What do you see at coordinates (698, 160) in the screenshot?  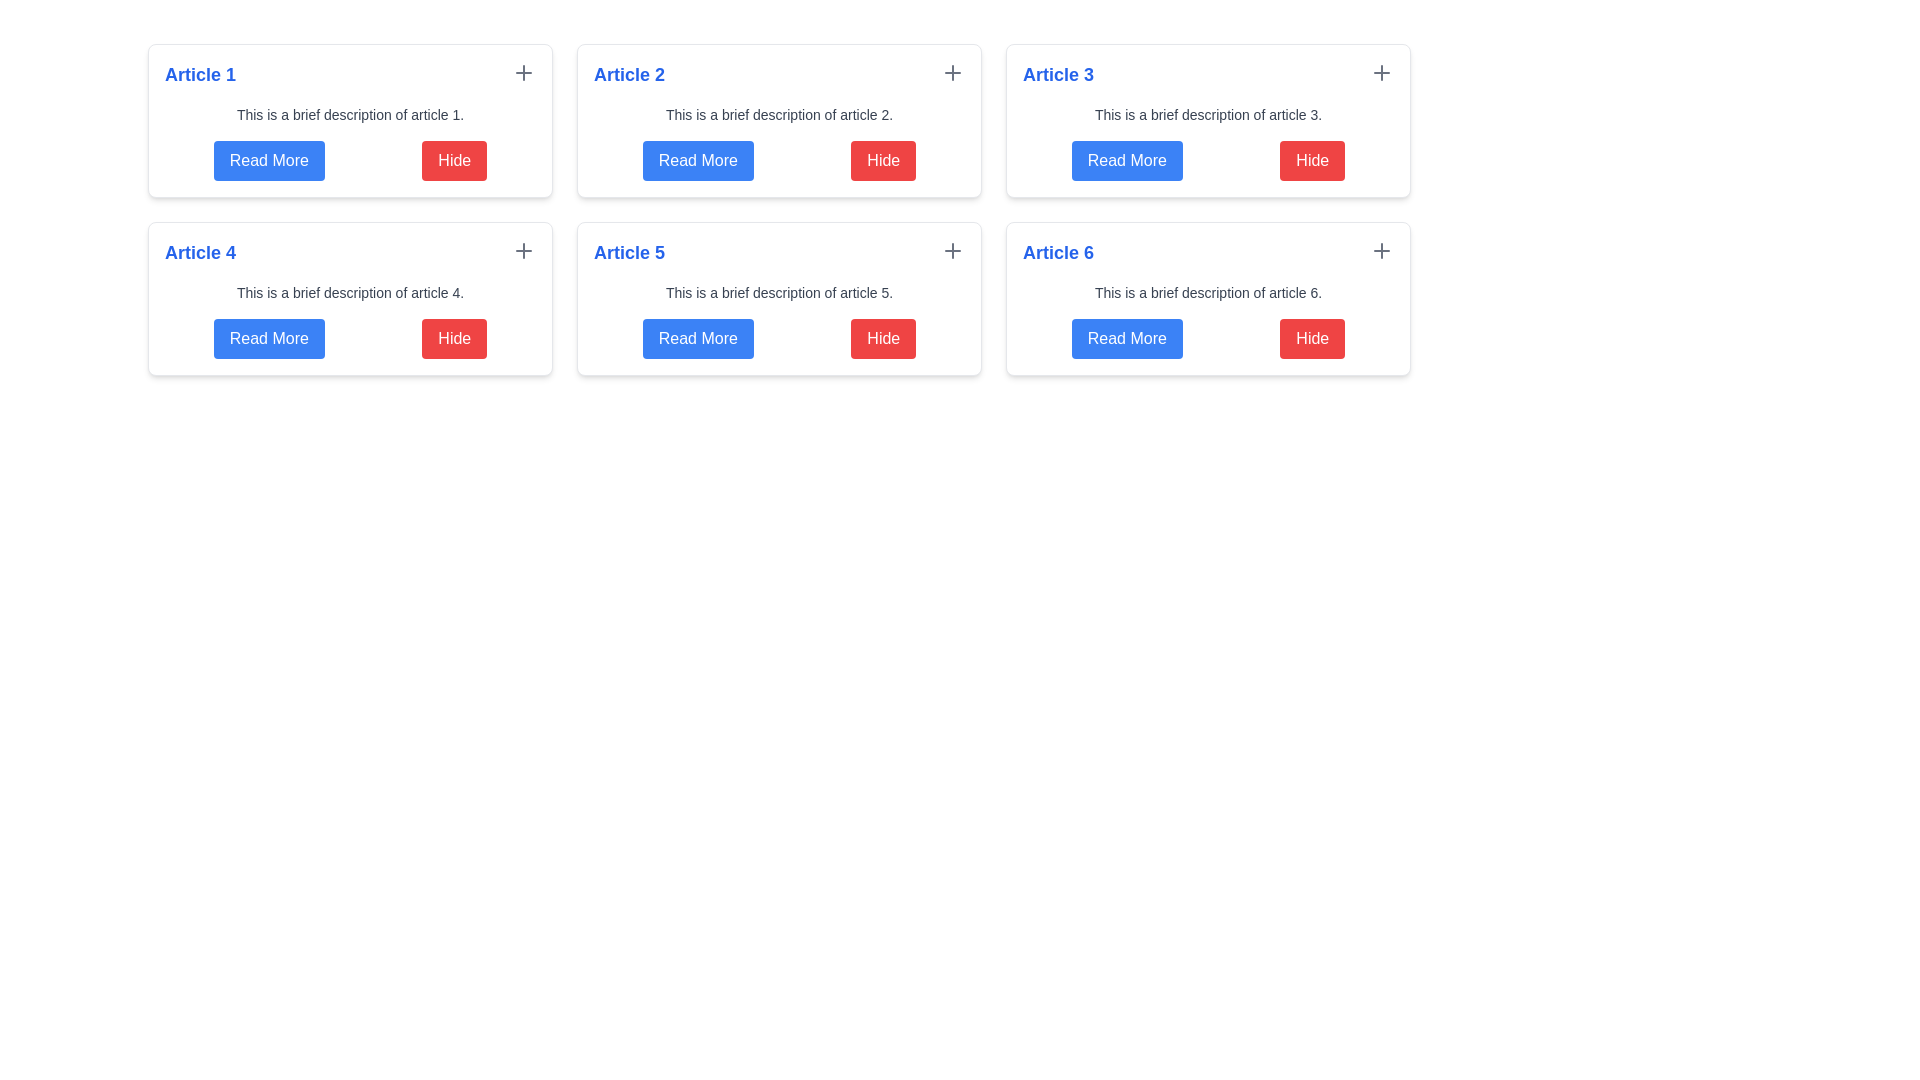 I see `the 'Read More' button with a blue background and white text, located in the card titled 'Article 2'` at bounding box center [698, 160].